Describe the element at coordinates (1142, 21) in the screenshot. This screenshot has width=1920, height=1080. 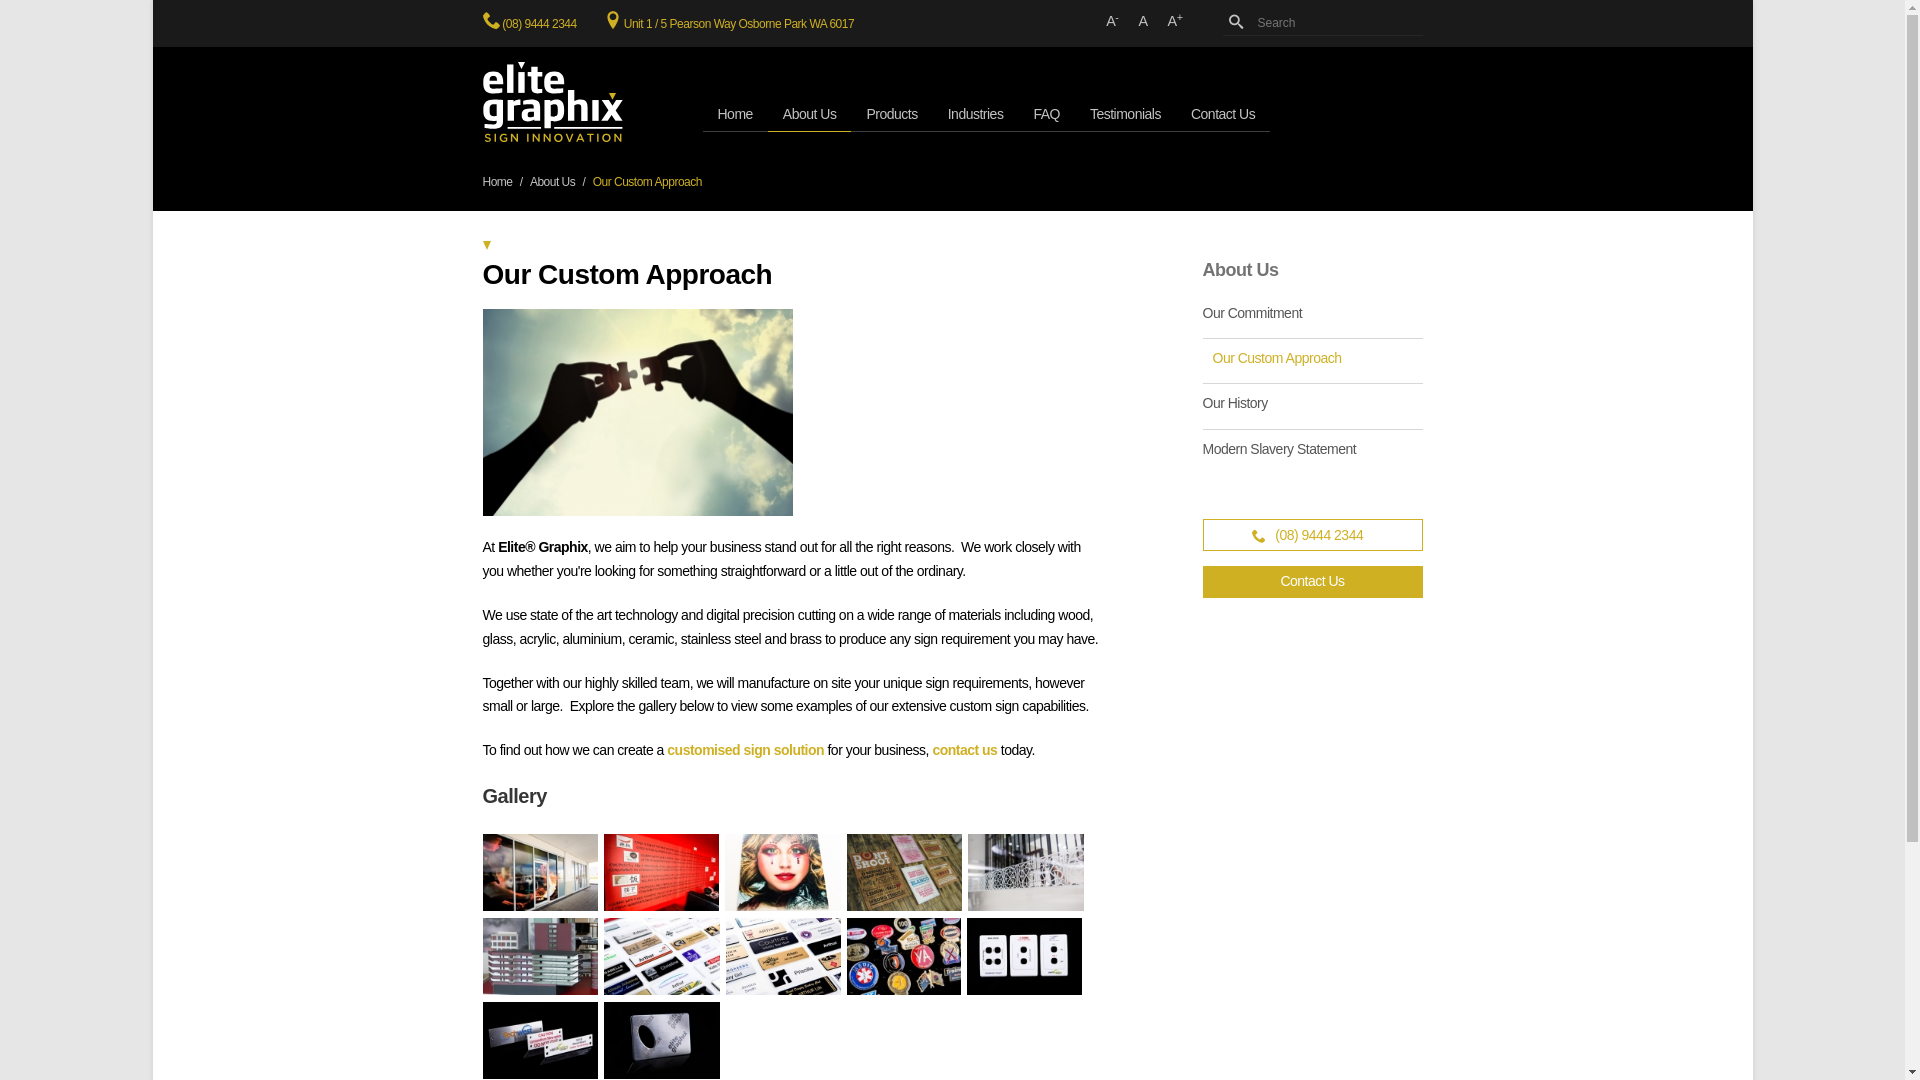
I see `'A'` at that location.